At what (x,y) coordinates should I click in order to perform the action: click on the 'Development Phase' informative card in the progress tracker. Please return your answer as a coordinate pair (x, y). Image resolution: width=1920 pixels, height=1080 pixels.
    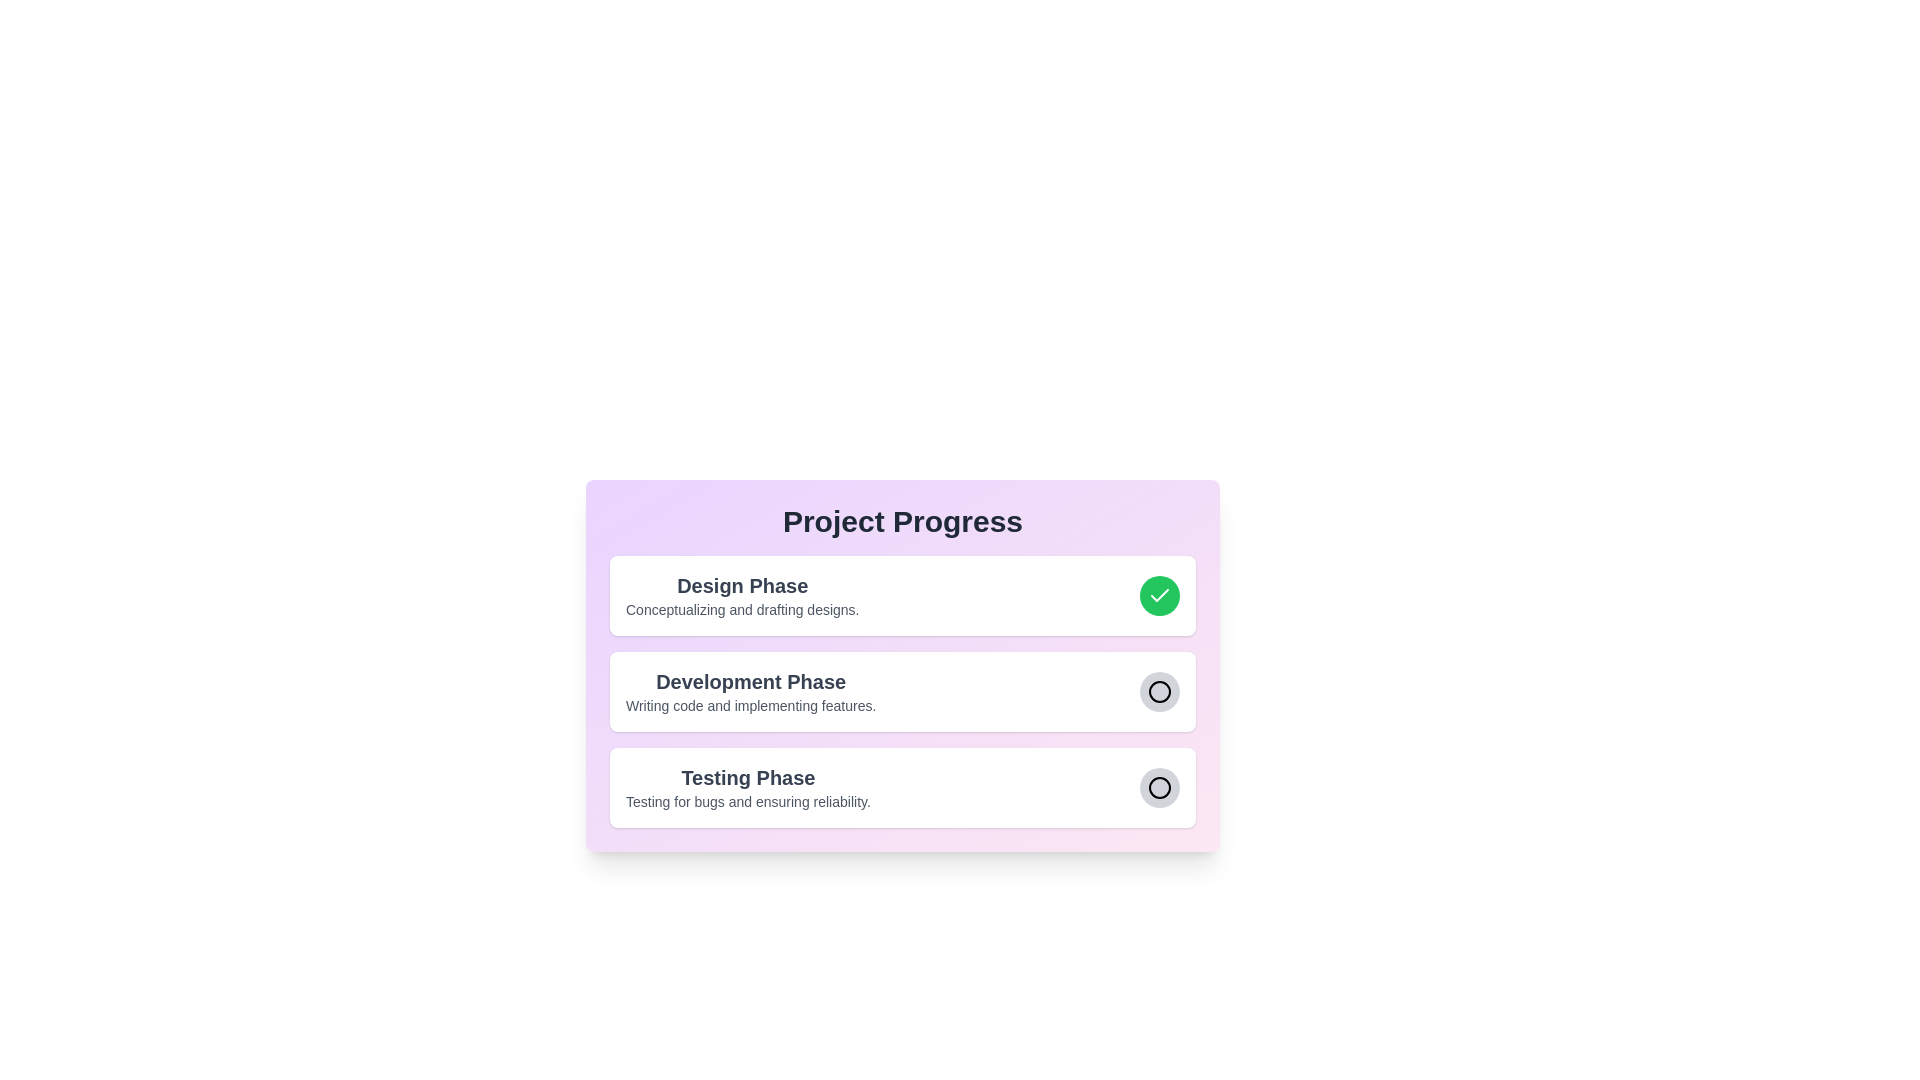
    Looking at the image, I should click on (901, 666).